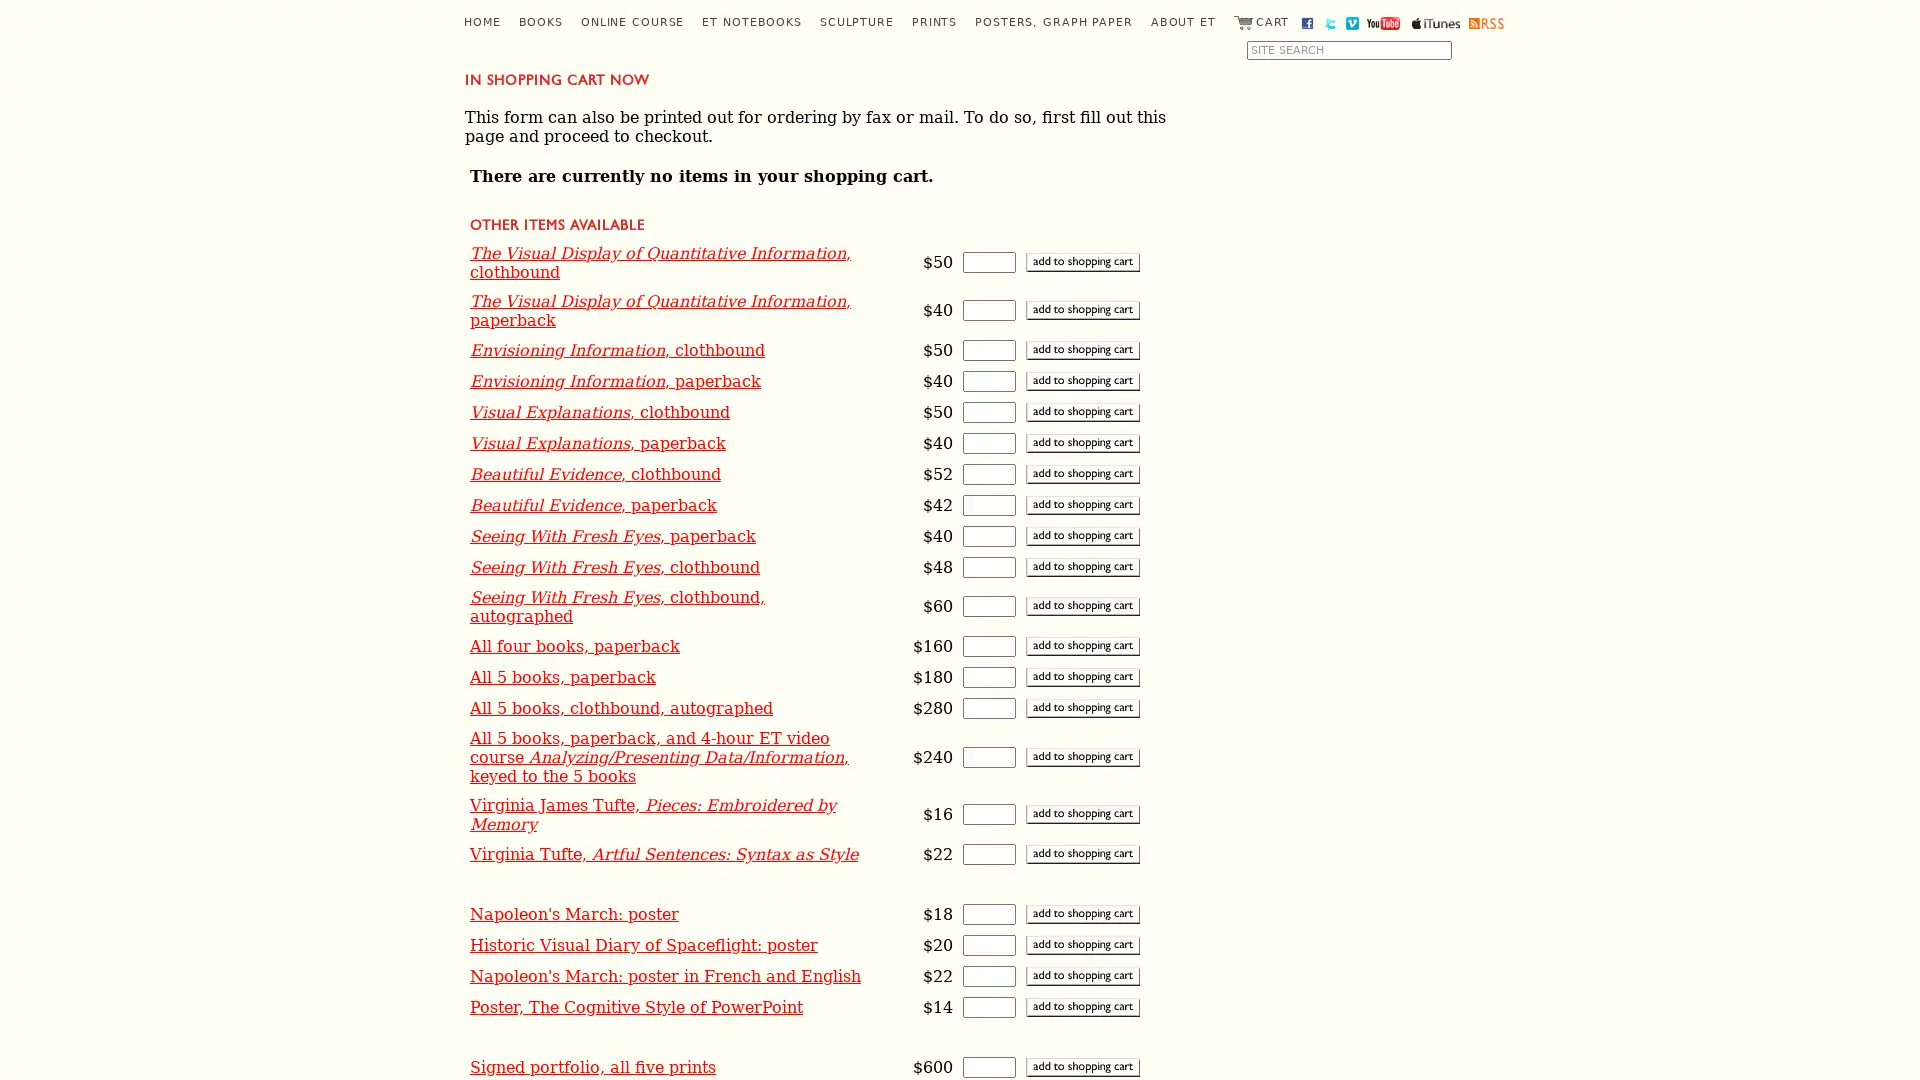 Image resolution: width=1920 pixels, height=1080 pixels. Describe the element at coordinates (1082, 1065) in the screenshot. I see `add to shopping cart` at that location.